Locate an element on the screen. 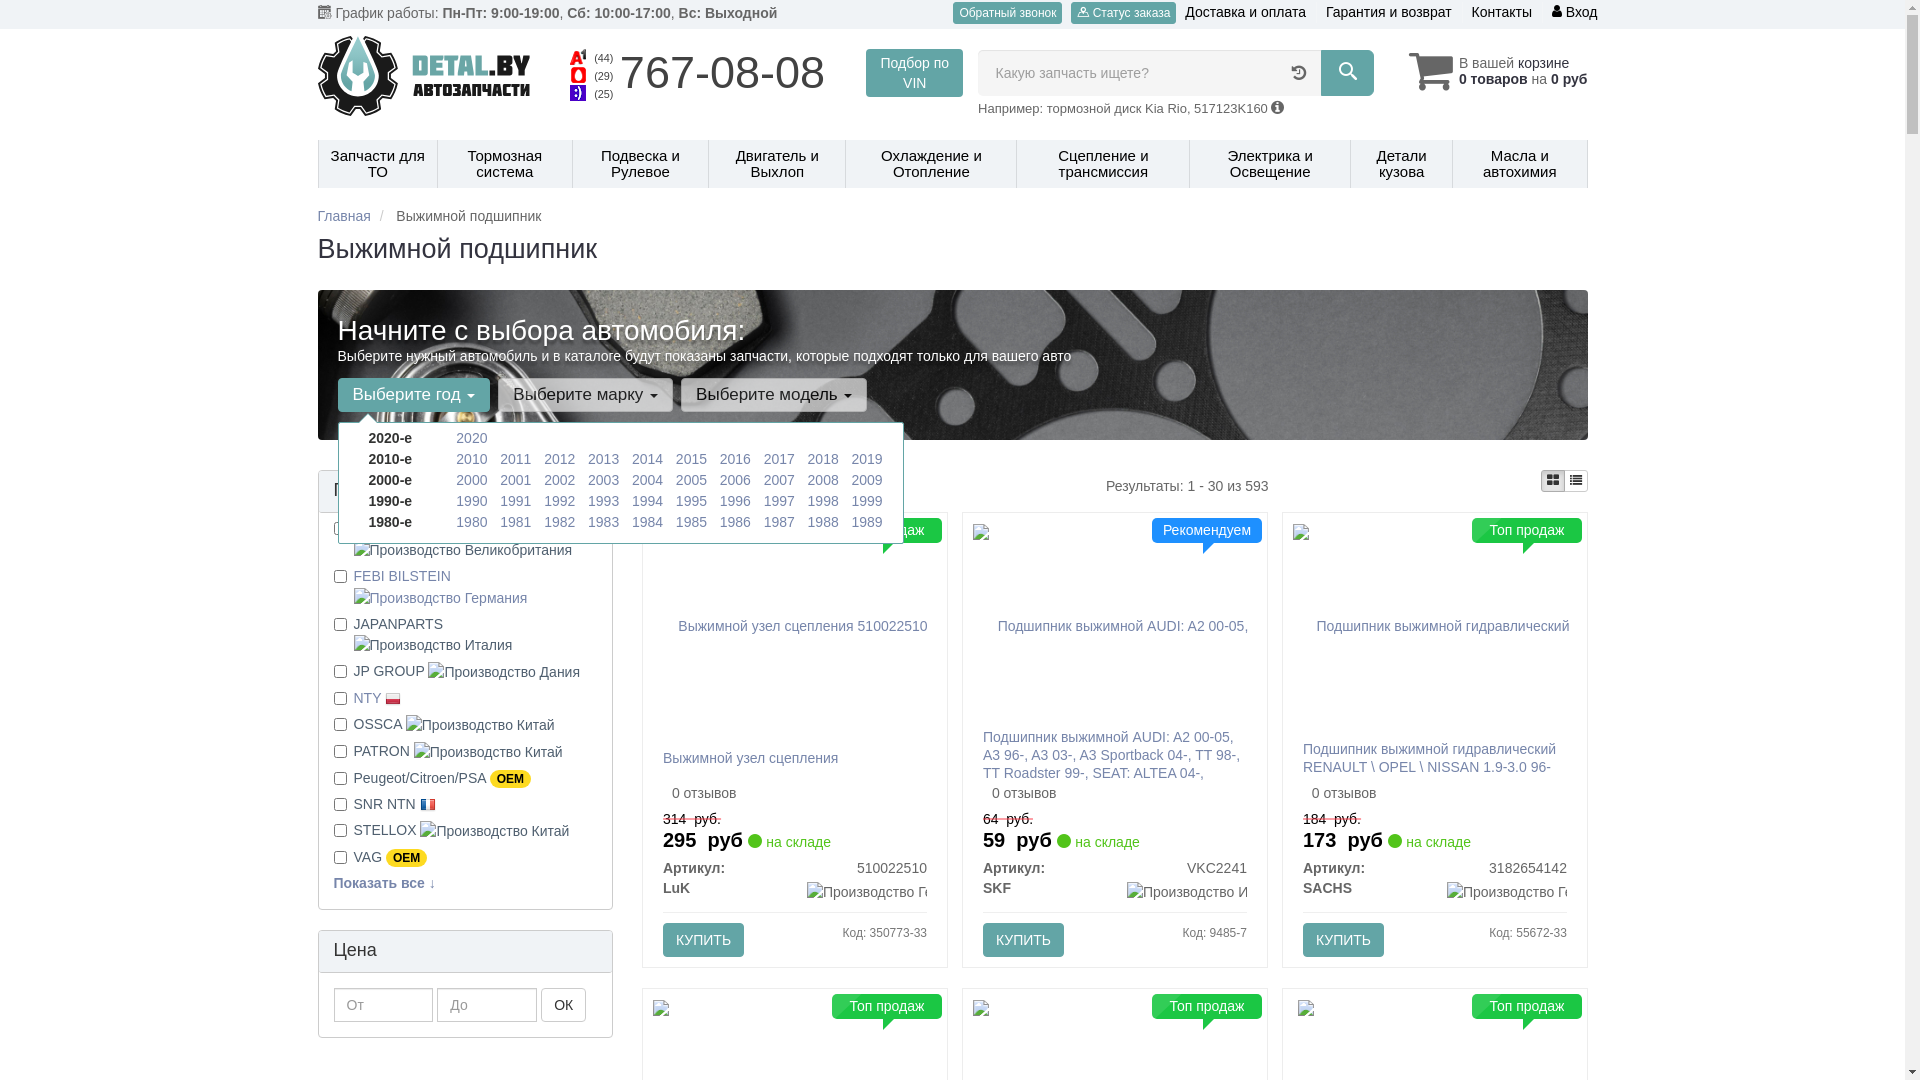 Image resolution: width=1920 pixels, height=1080 pixels. '1985' is located at coordinates (676, 520).